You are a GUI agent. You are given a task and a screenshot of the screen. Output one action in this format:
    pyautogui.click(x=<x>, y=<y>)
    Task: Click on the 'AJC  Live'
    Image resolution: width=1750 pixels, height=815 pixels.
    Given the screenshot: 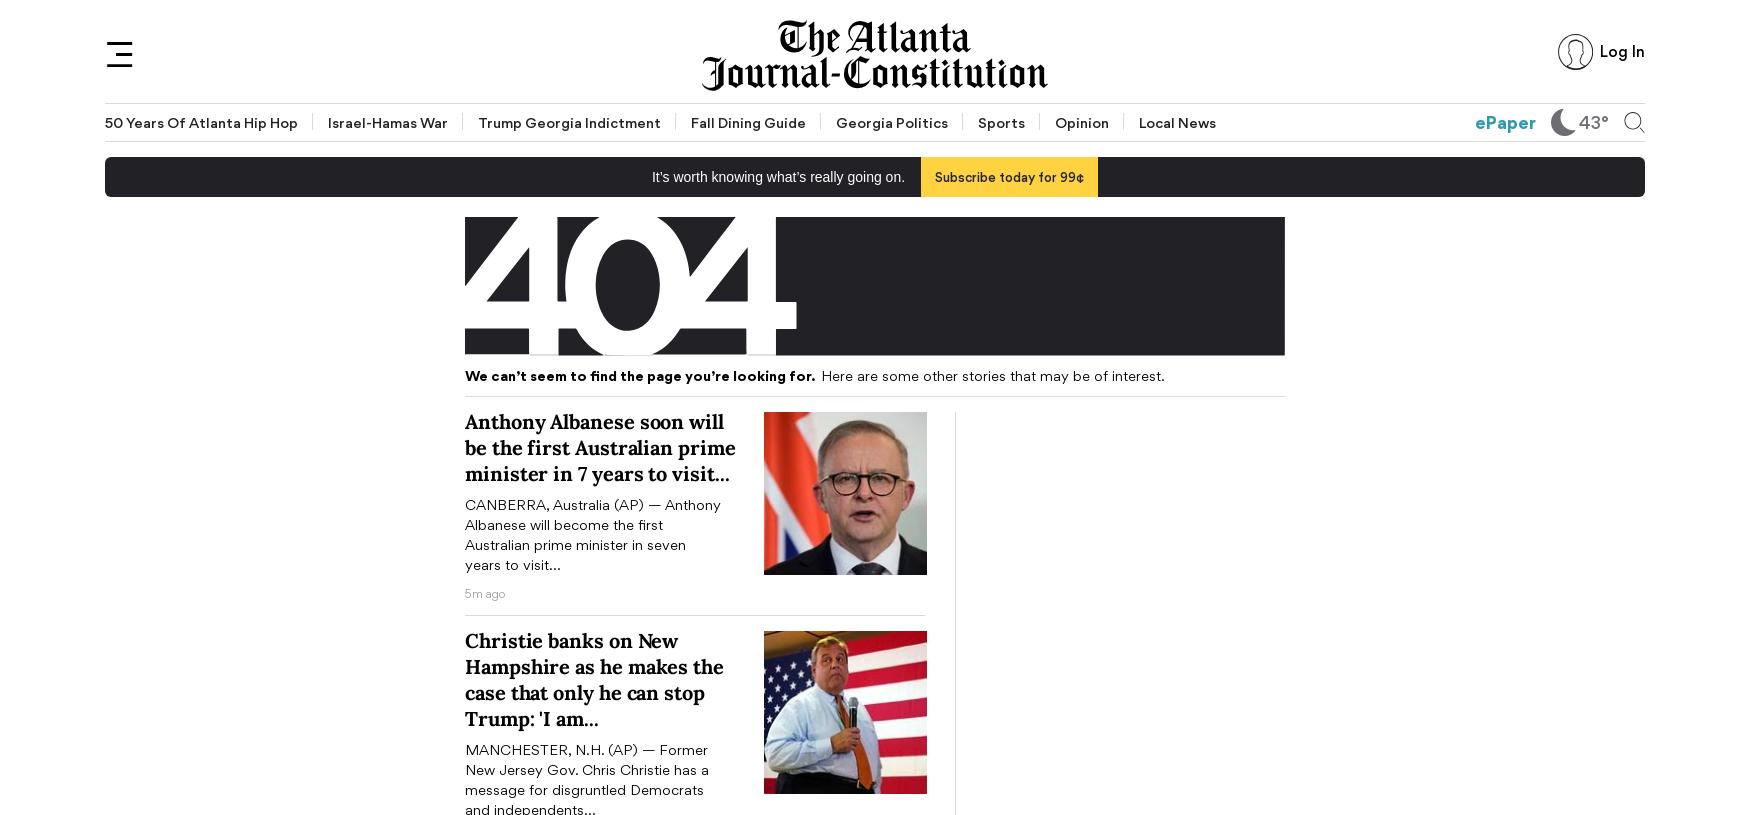 What is the action you would take?
    pyautogui.click(x=1404, y=191)
    